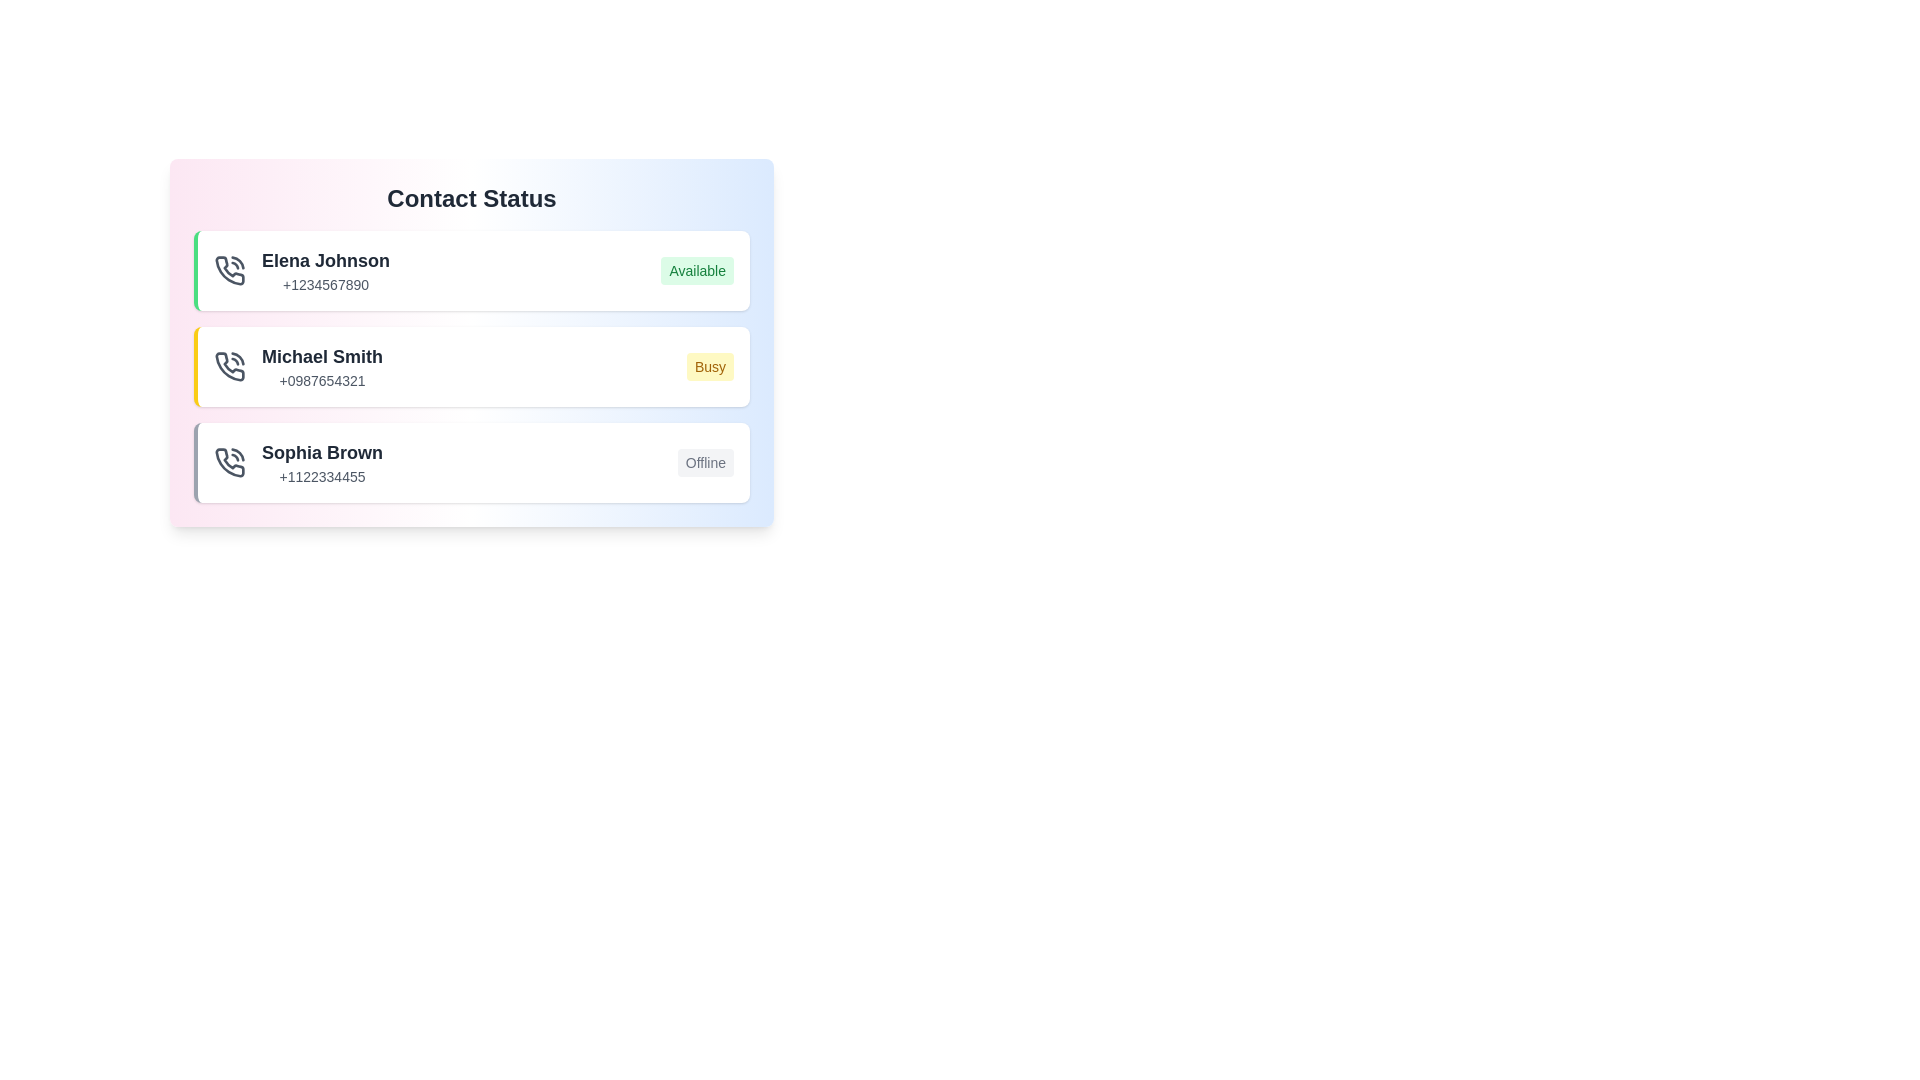 The height and width of the screenshot is (1080, 1920). I want to click on the phone icon of the contact Sophia Brown to initiate a call, so click(230, 462).